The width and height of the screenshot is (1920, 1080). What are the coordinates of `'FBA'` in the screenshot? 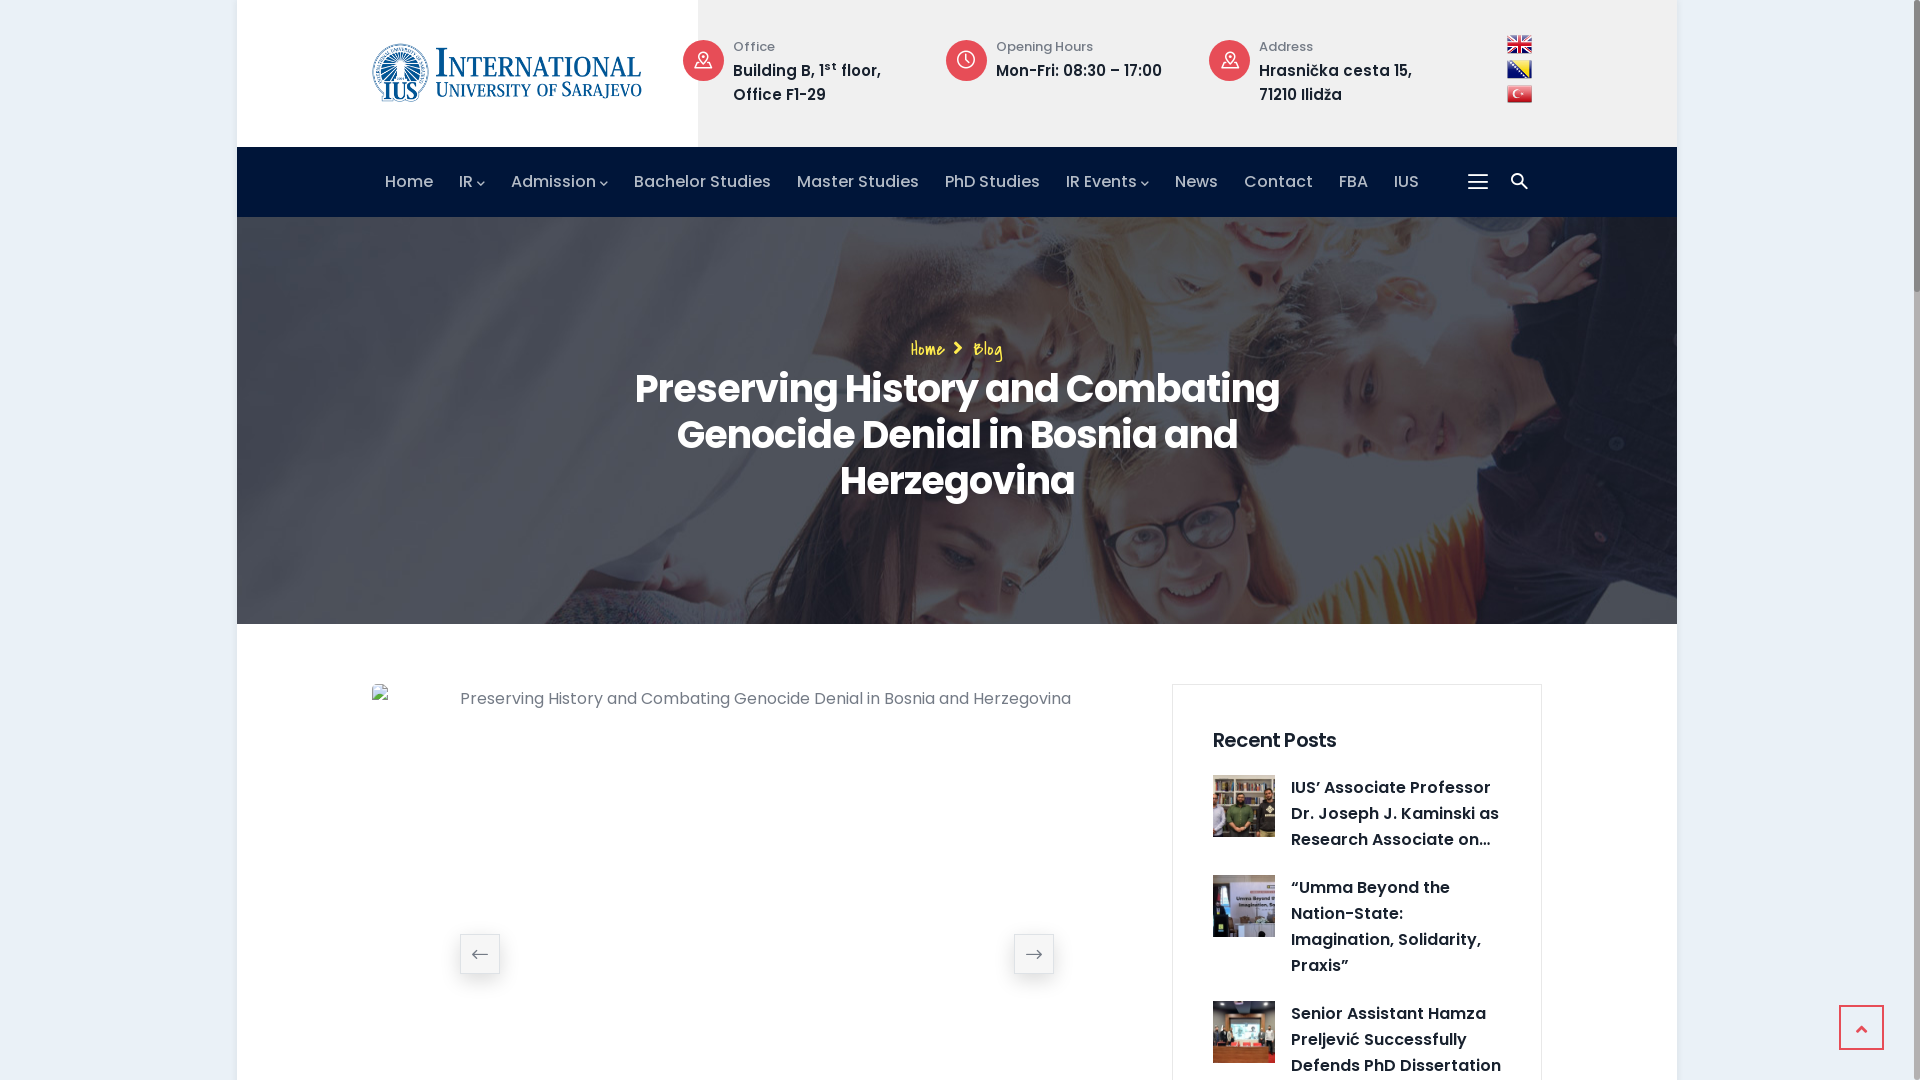 It's located at (1353, 181).